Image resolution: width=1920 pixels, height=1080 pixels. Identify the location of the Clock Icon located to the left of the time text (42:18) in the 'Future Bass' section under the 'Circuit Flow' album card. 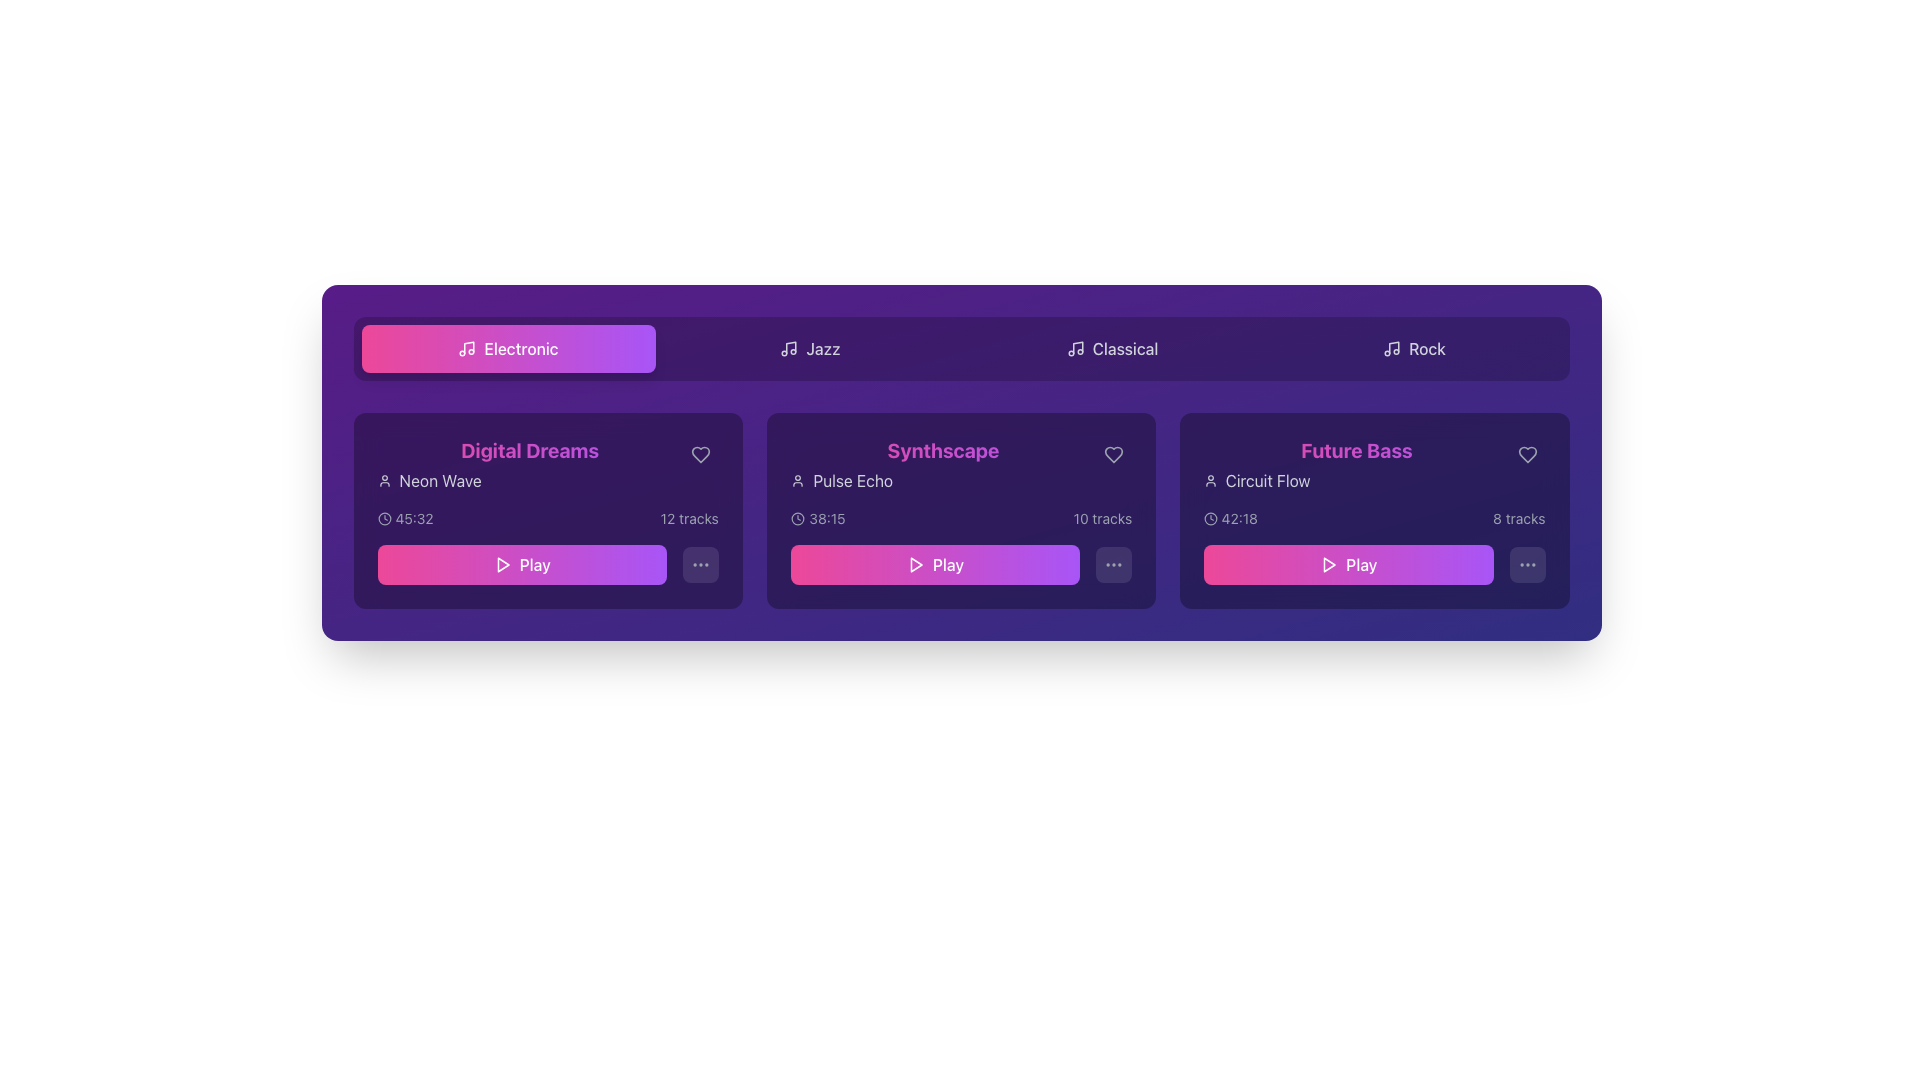
(1210, 518).